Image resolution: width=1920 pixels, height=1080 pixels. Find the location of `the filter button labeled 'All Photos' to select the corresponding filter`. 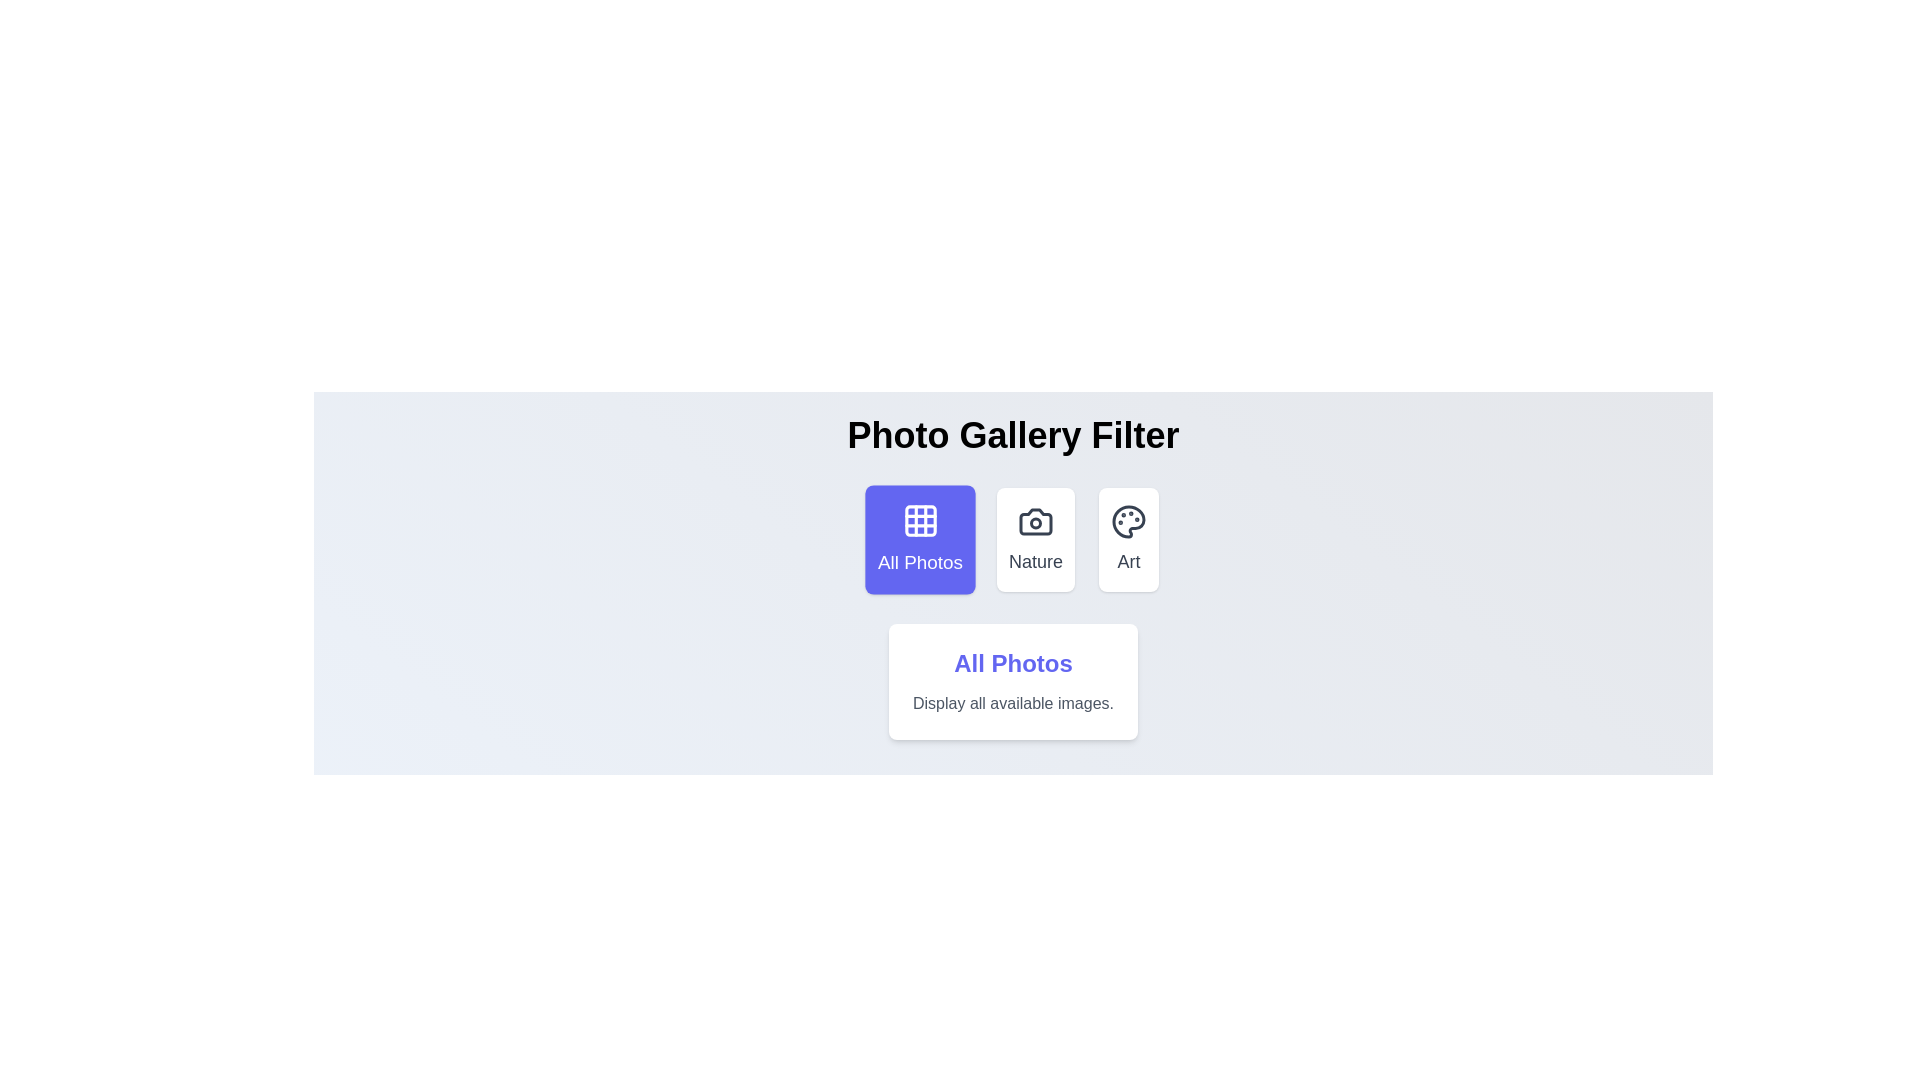

the filter button labeled 'All Photos' to select the corresponding filter is located at coordinates (919, 540).